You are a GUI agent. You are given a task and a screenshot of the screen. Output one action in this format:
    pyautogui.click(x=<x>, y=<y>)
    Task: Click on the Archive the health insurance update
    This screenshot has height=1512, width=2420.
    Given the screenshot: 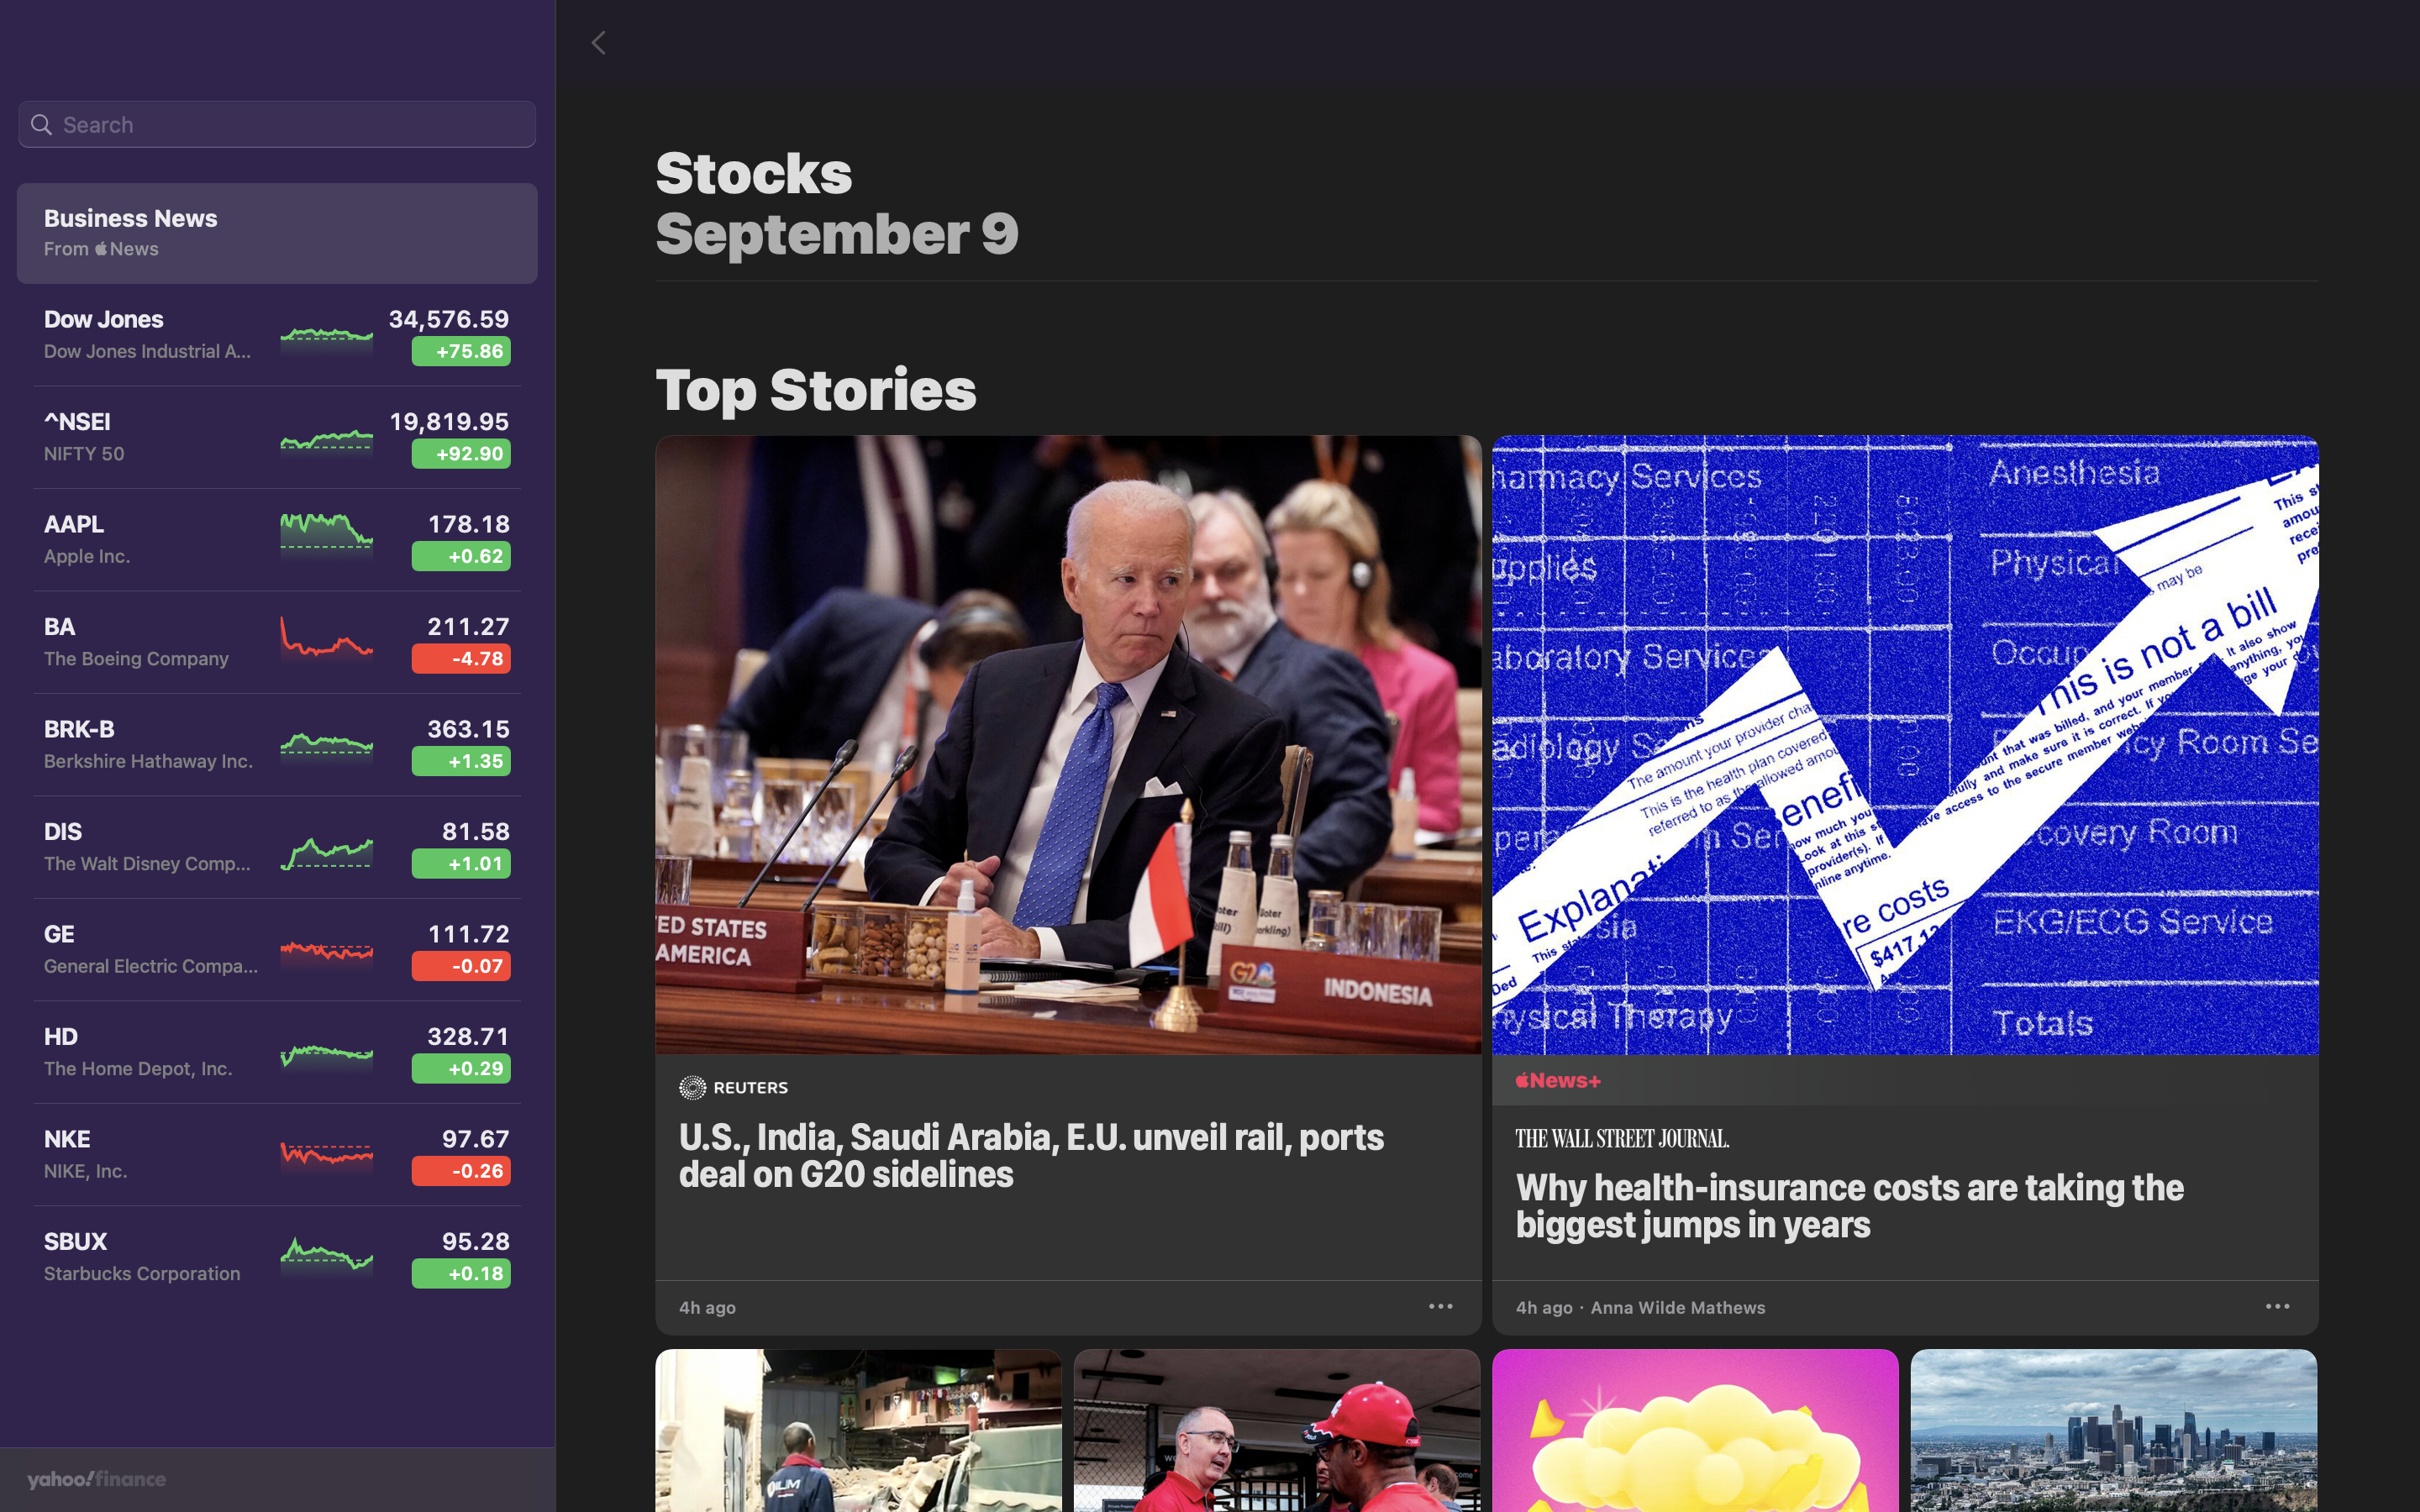 What is the action you would take?
    pyautogui.click(x=2275, y=1305)
    